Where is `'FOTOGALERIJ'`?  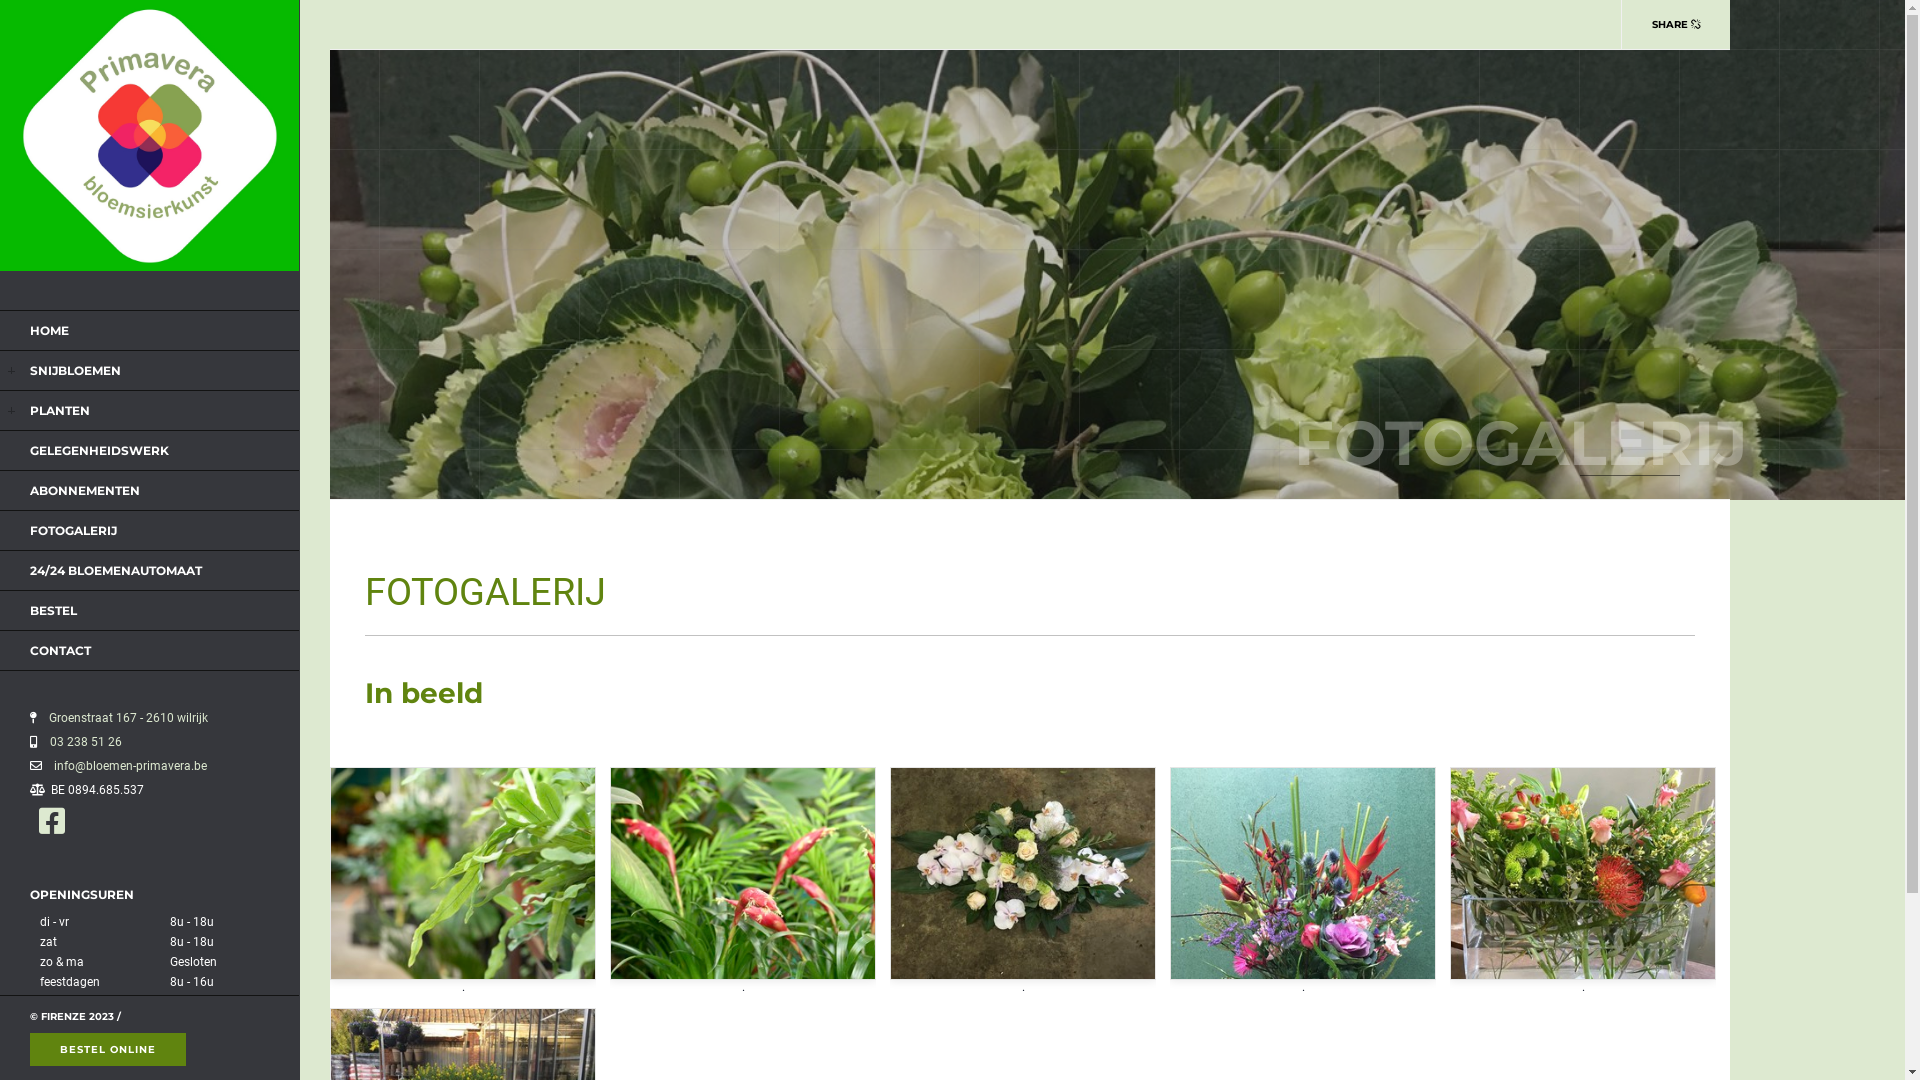 'FOTOGALERIJ' is located at coordinates (73, 529).